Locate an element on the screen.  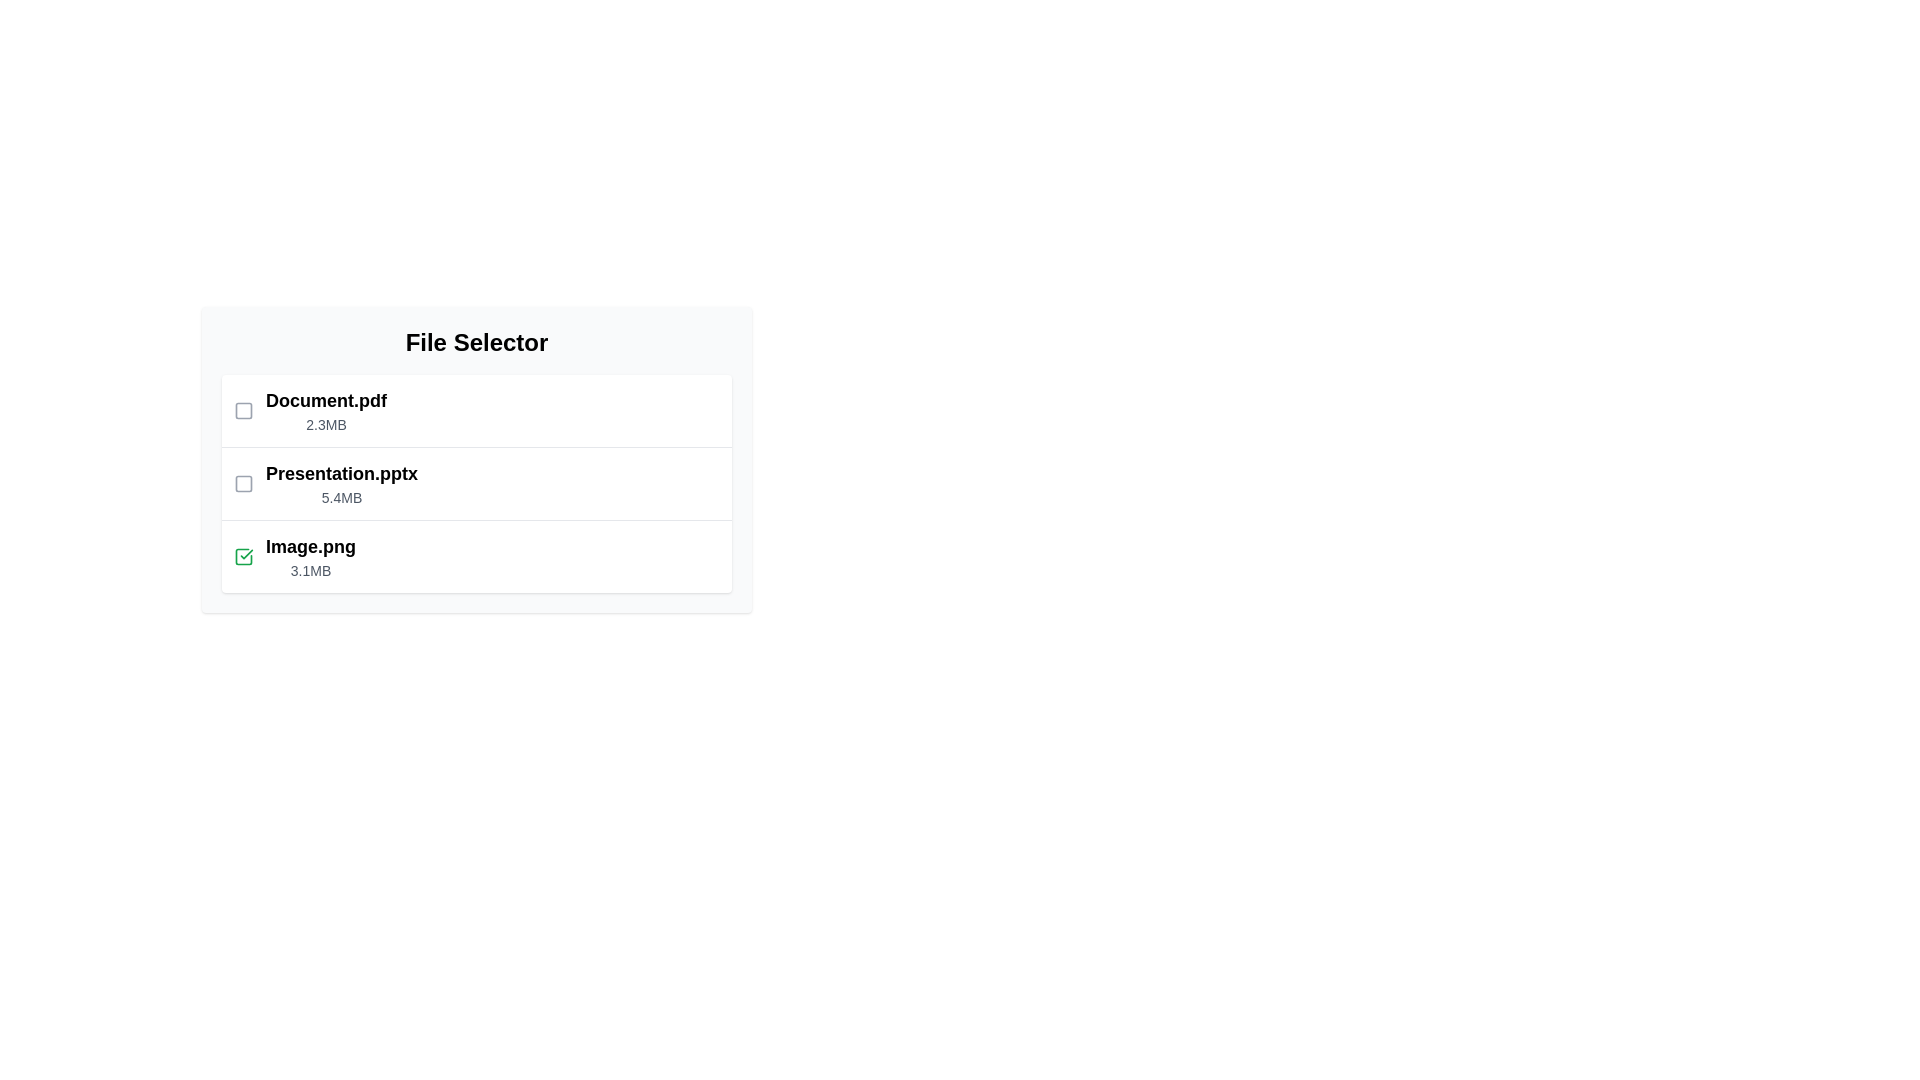
the file entry corresponding to Presentation.pptx is located at coordinates (475, 483).